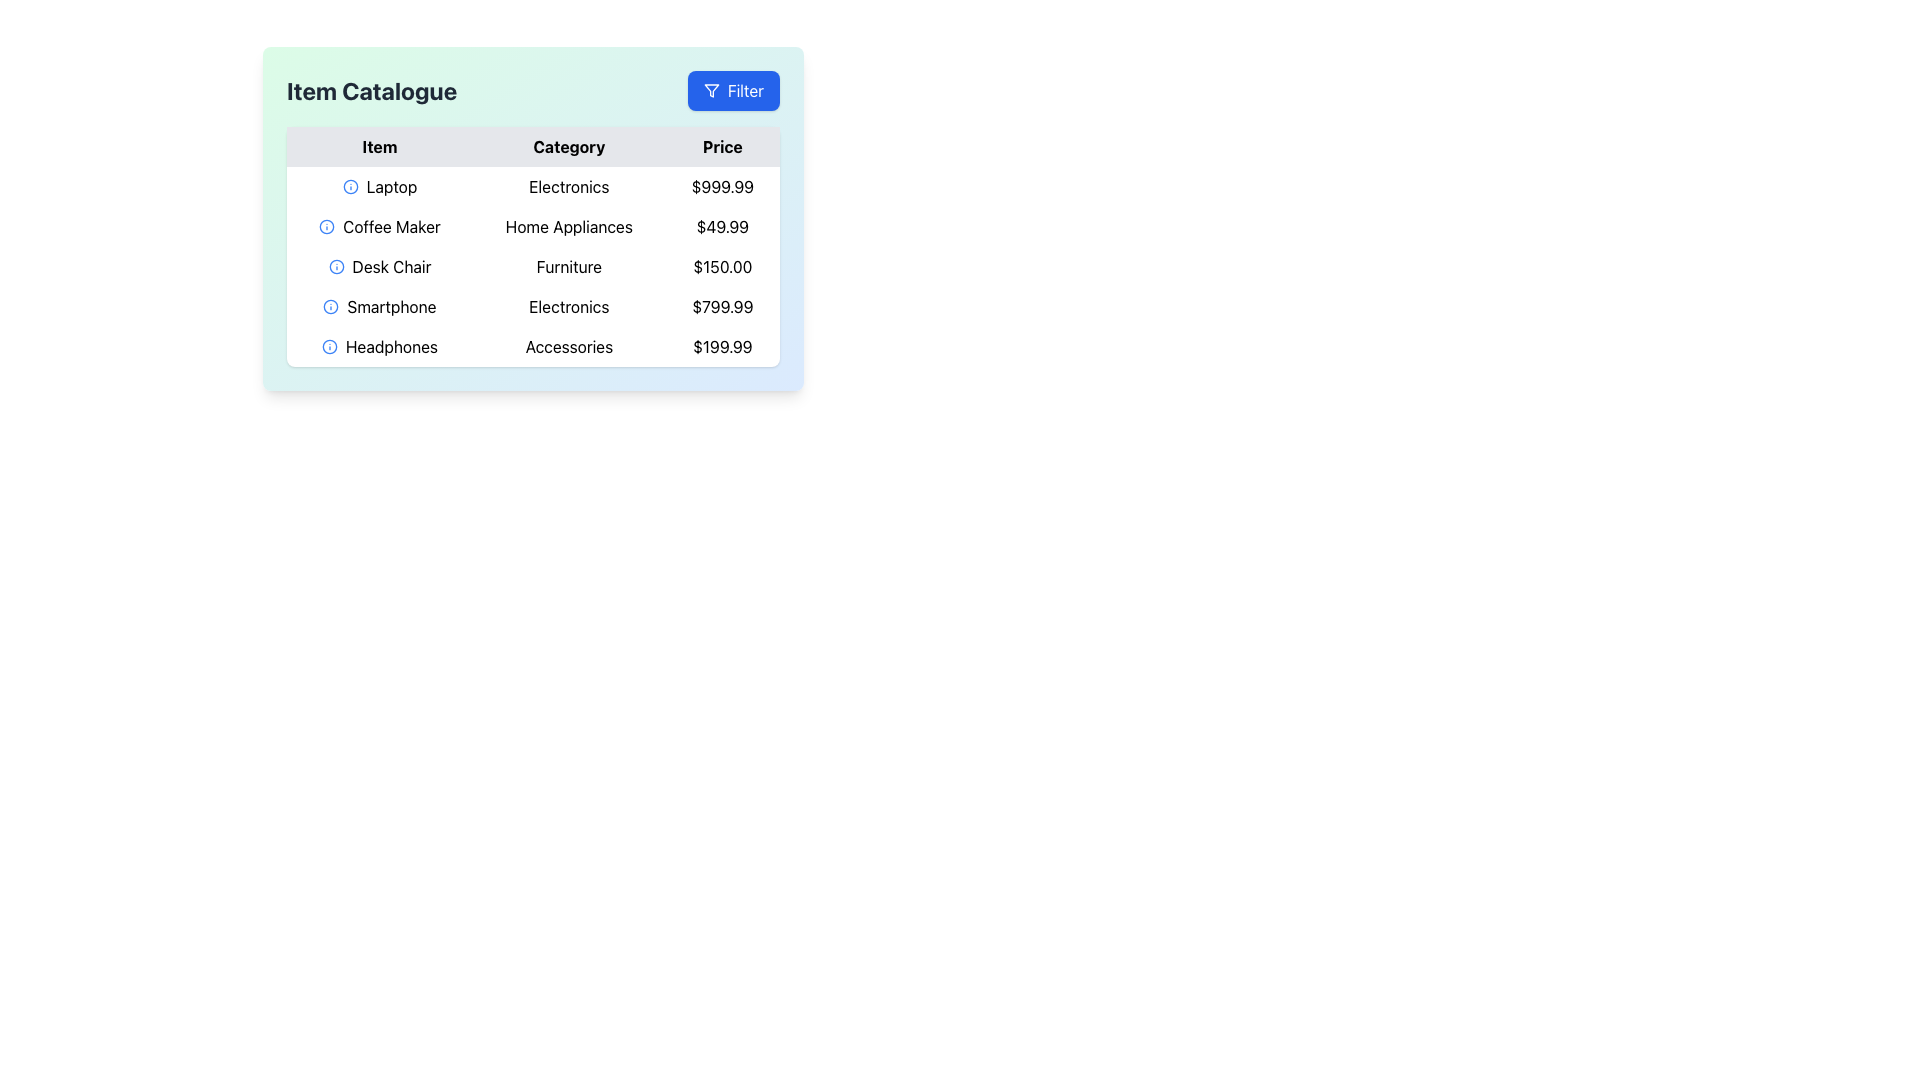 Image resolution: width=1920 pixels, height=1080 pixels. What do you see at coordinates (327, 226) in the screenshot?
I see `the information icon shaped as a filled circle with a white border and blue outline, located to the left of the 'Coffee Maker' text in the 'Item Catalogue' table` at bounding box center [327, 226].